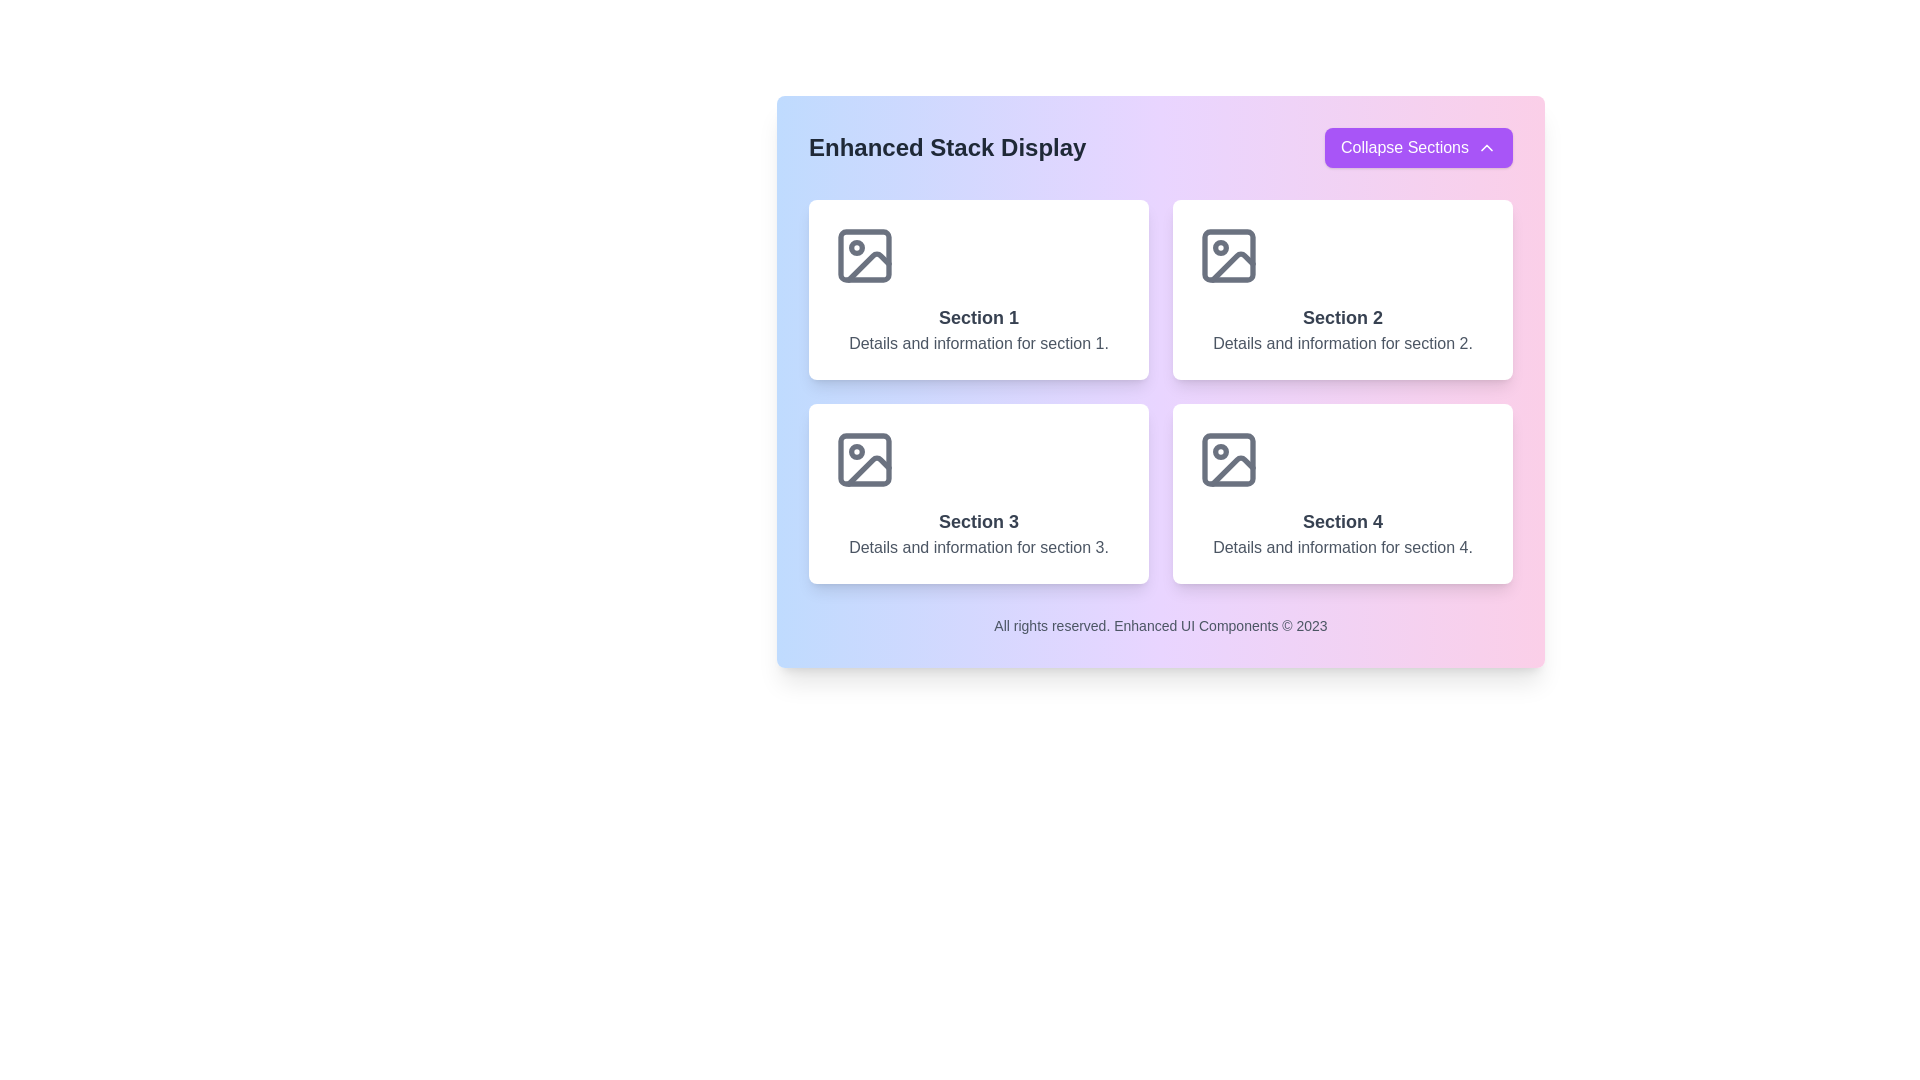 Image resolution: width=1920 pixels, height=1080 pixels. What do you see at coordinates (1404, 146) in the screenshot?
I see `the 'Collapse Sections' text label within the button located in the top-right corner of the interface, which features white text on a purple background and a downward chevron icon` at bounding box center [1404, 146].